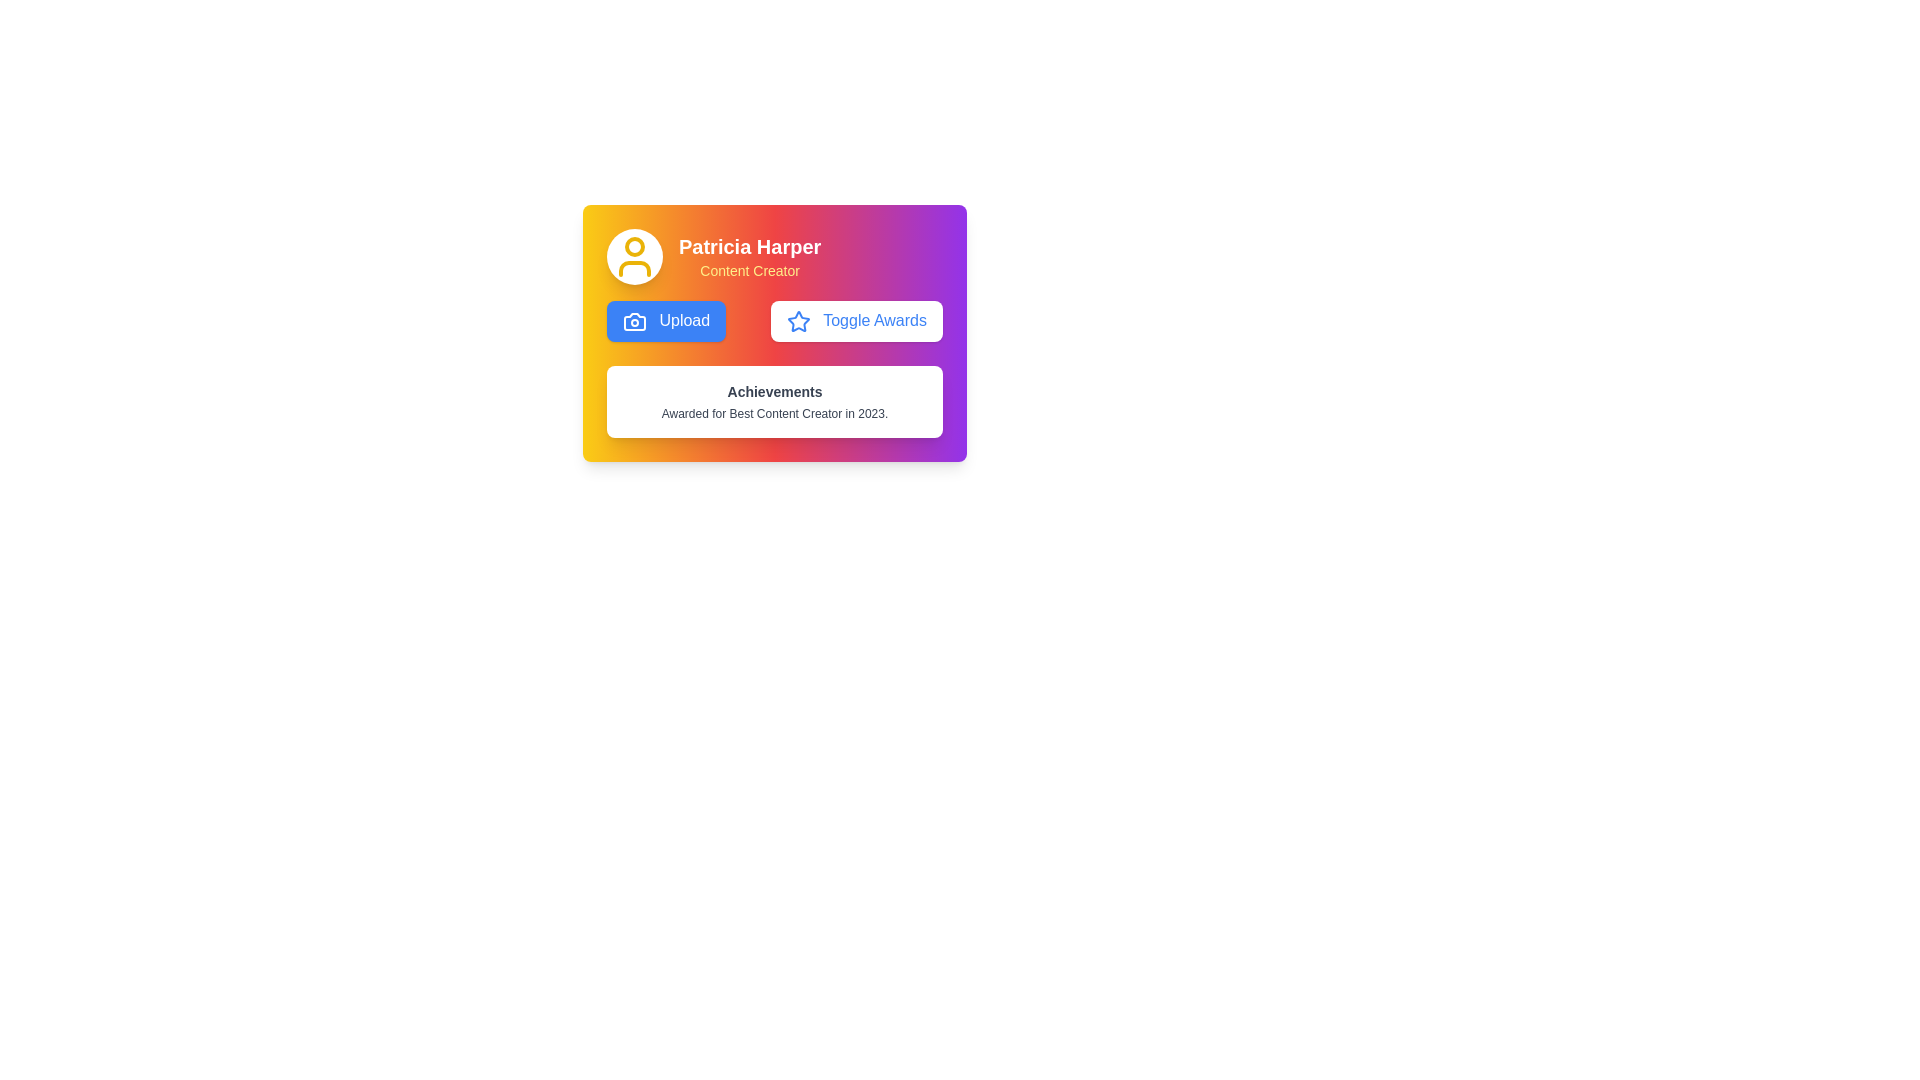  I want to click on the leftmost button below the profile information to initiate the upload functionality again, so click(666, 319).